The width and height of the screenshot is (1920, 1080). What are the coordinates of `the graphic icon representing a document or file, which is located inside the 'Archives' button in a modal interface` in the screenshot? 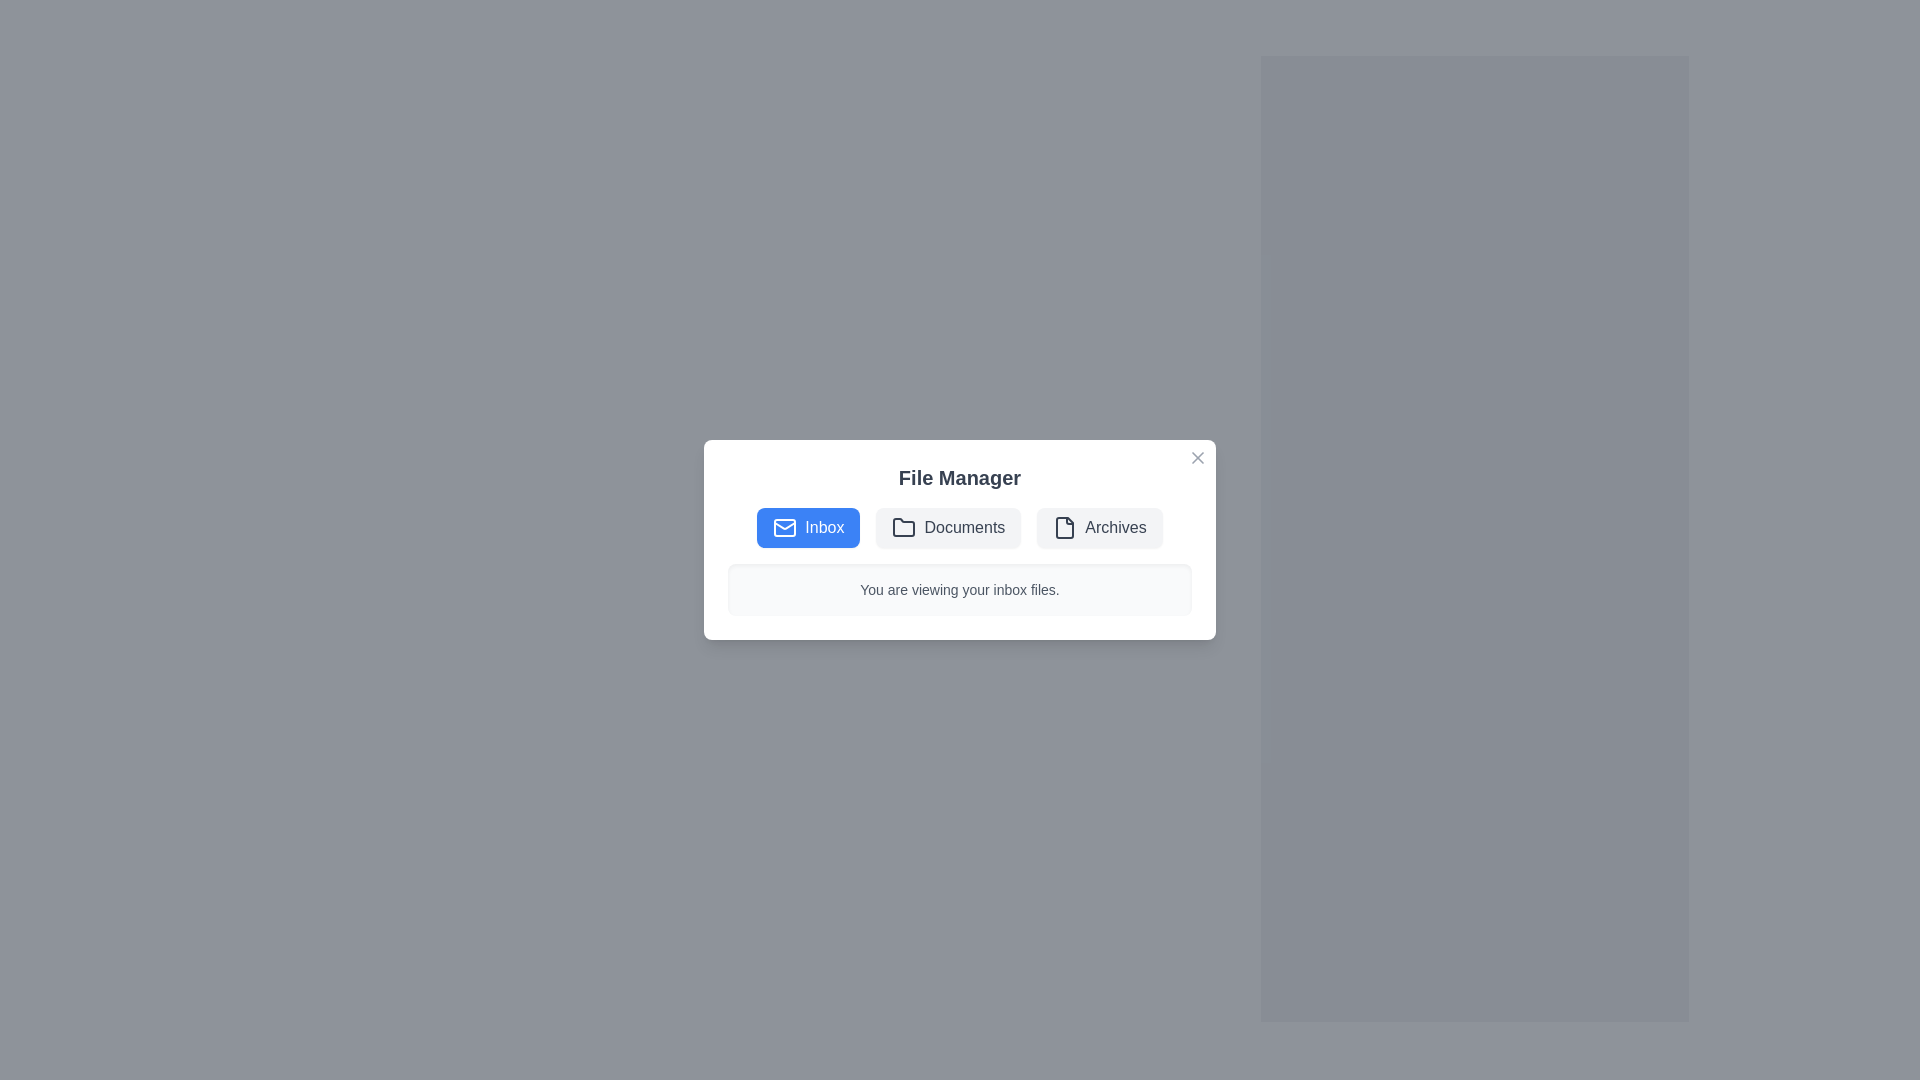 It's located at (1064, 527).